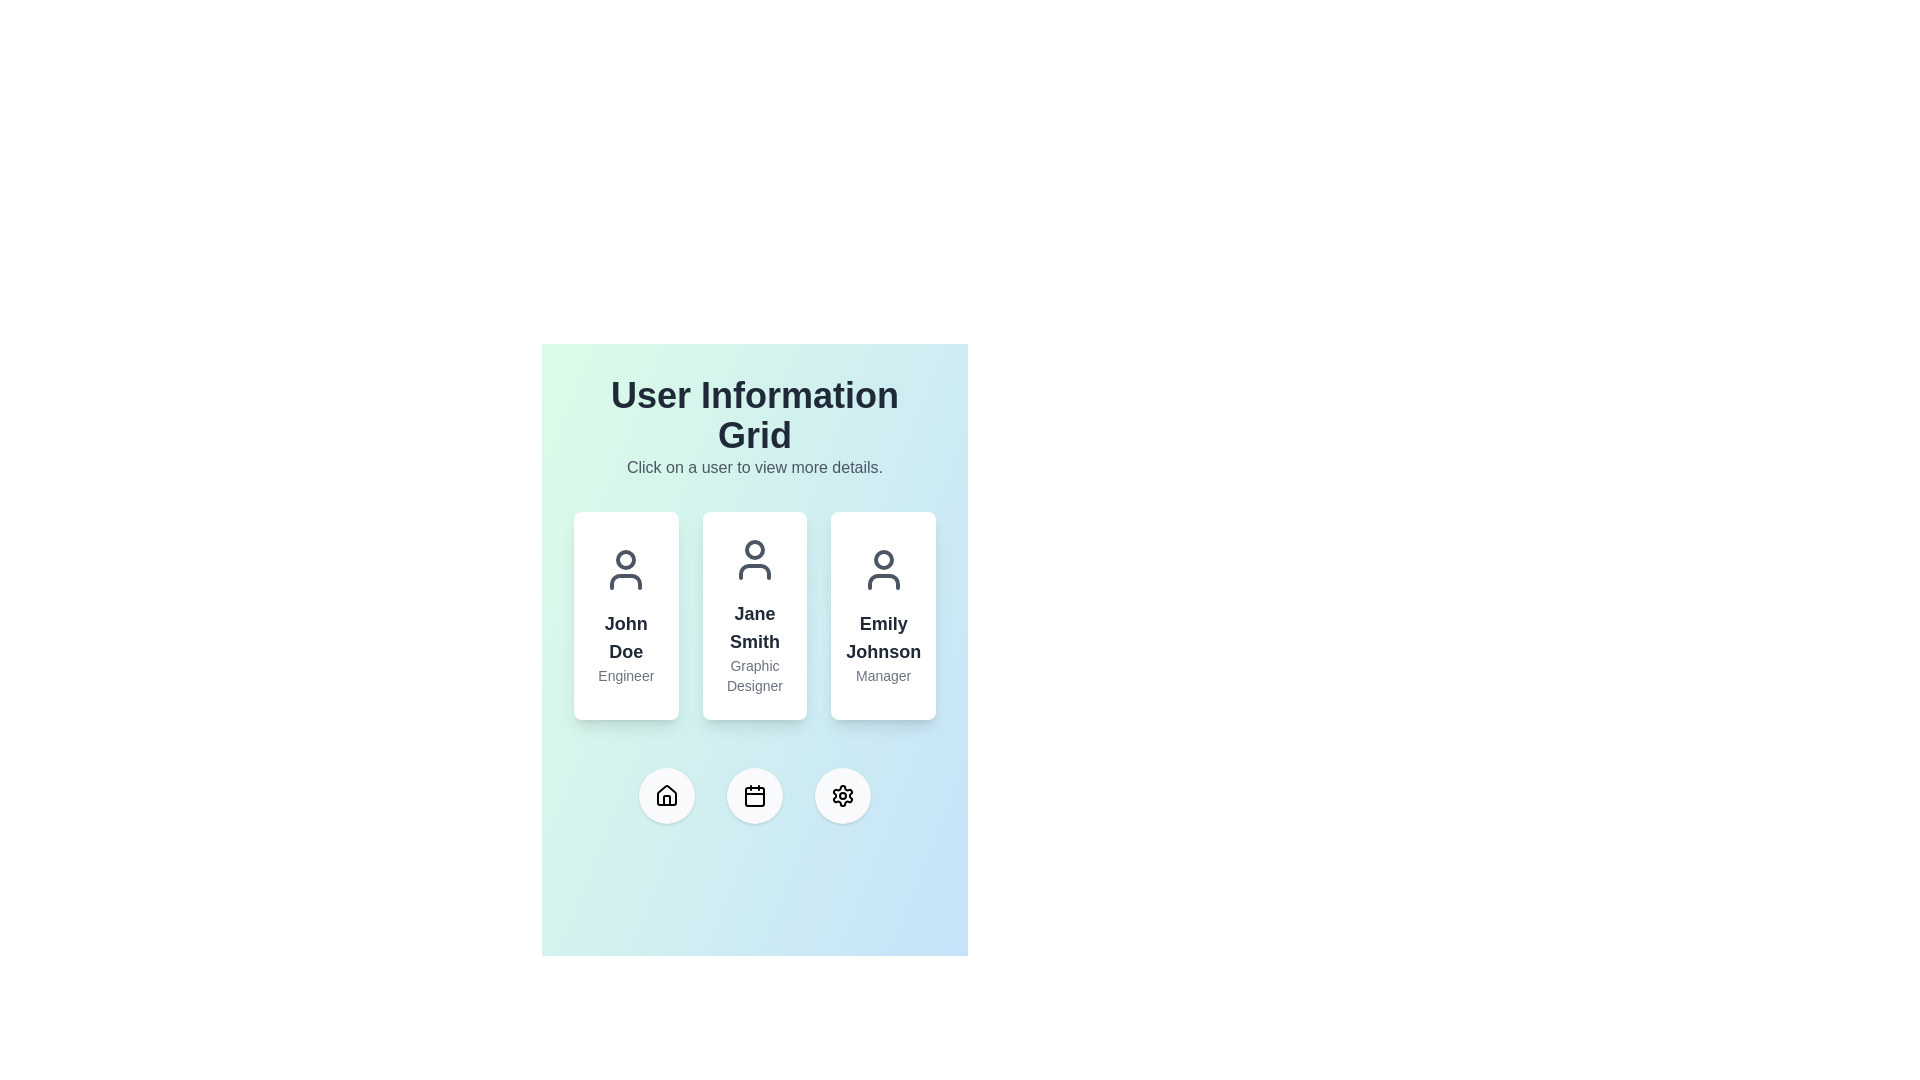  I want to click on the third circular button at the bottom of the interface, so click(843, 794).